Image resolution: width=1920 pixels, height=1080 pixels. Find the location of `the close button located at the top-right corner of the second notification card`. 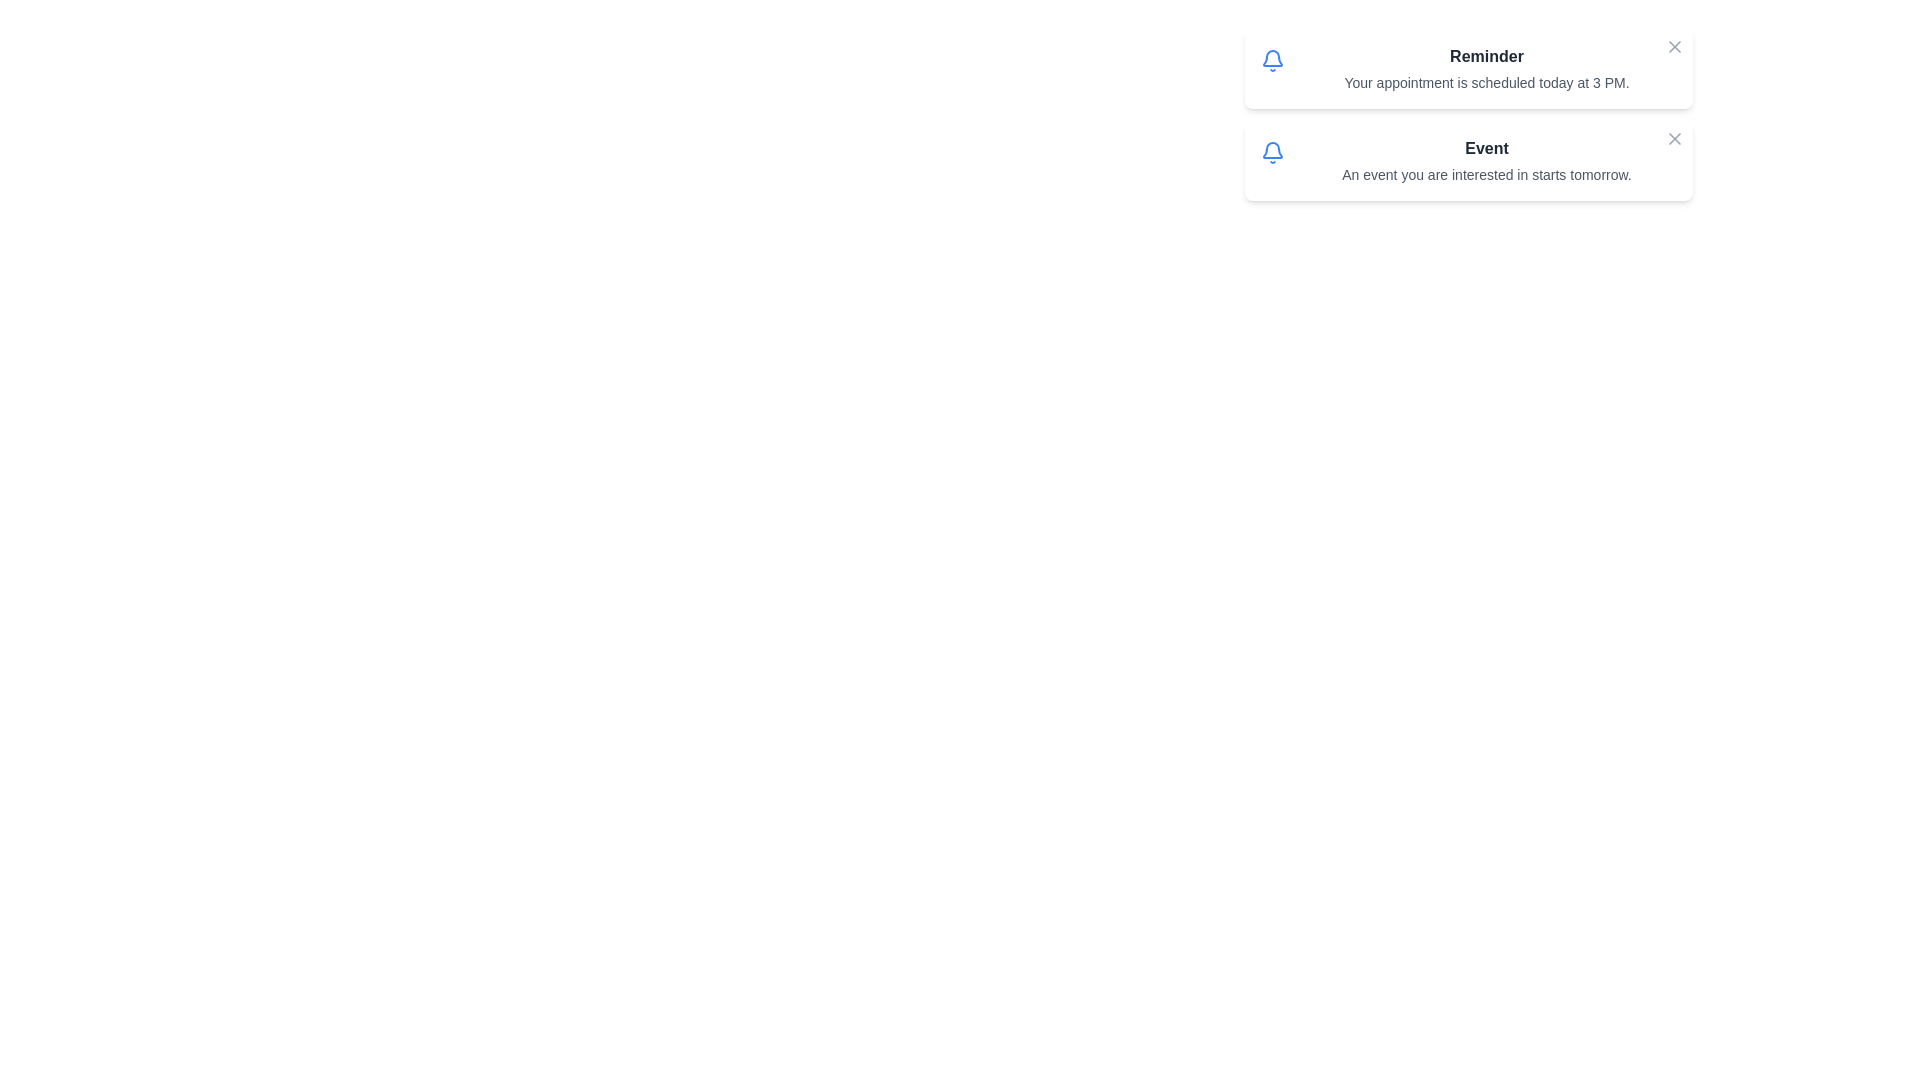

the close button located at the top-right corner of the second notification card is located at coordinates (1675, 137).